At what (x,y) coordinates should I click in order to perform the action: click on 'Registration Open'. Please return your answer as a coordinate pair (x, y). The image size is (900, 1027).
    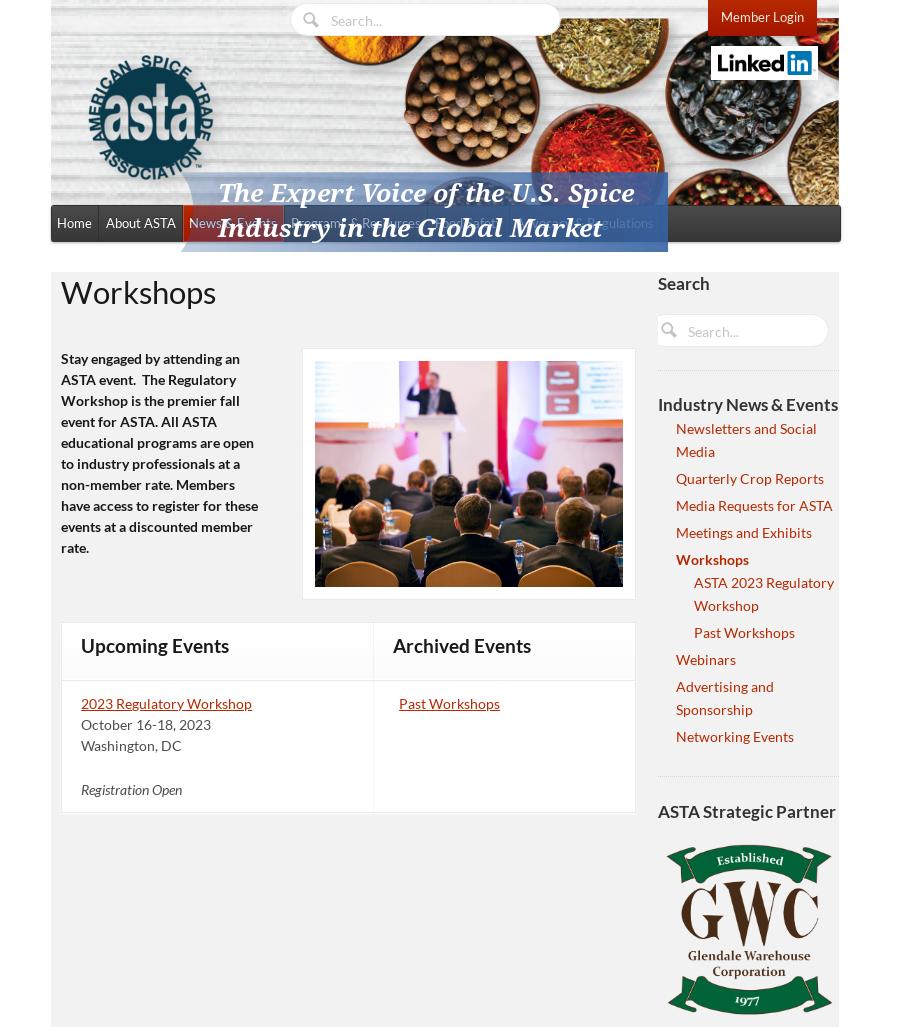
    Looking at the image, I should click on (131, 787).